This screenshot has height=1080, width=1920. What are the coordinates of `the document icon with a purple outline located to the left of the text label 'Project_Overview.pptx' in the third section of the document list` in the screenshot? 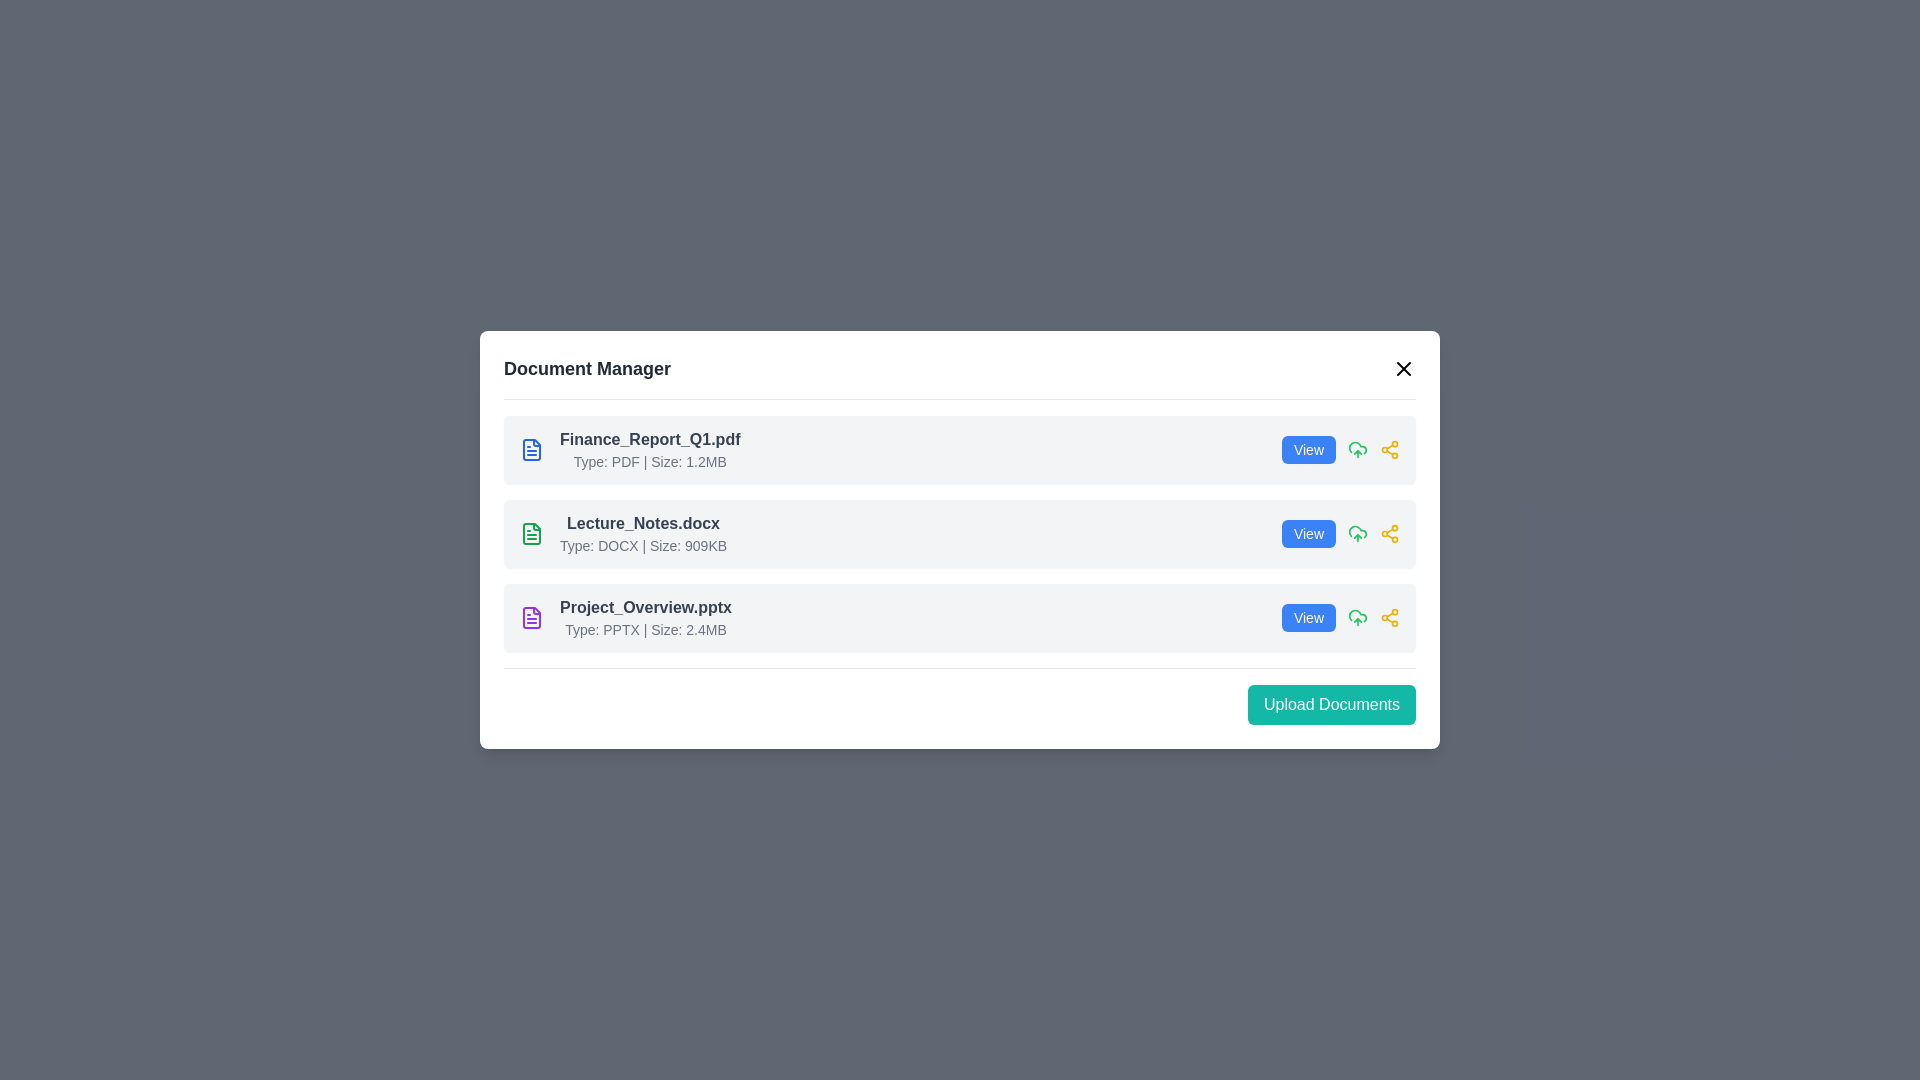 It's located at (532, 616).